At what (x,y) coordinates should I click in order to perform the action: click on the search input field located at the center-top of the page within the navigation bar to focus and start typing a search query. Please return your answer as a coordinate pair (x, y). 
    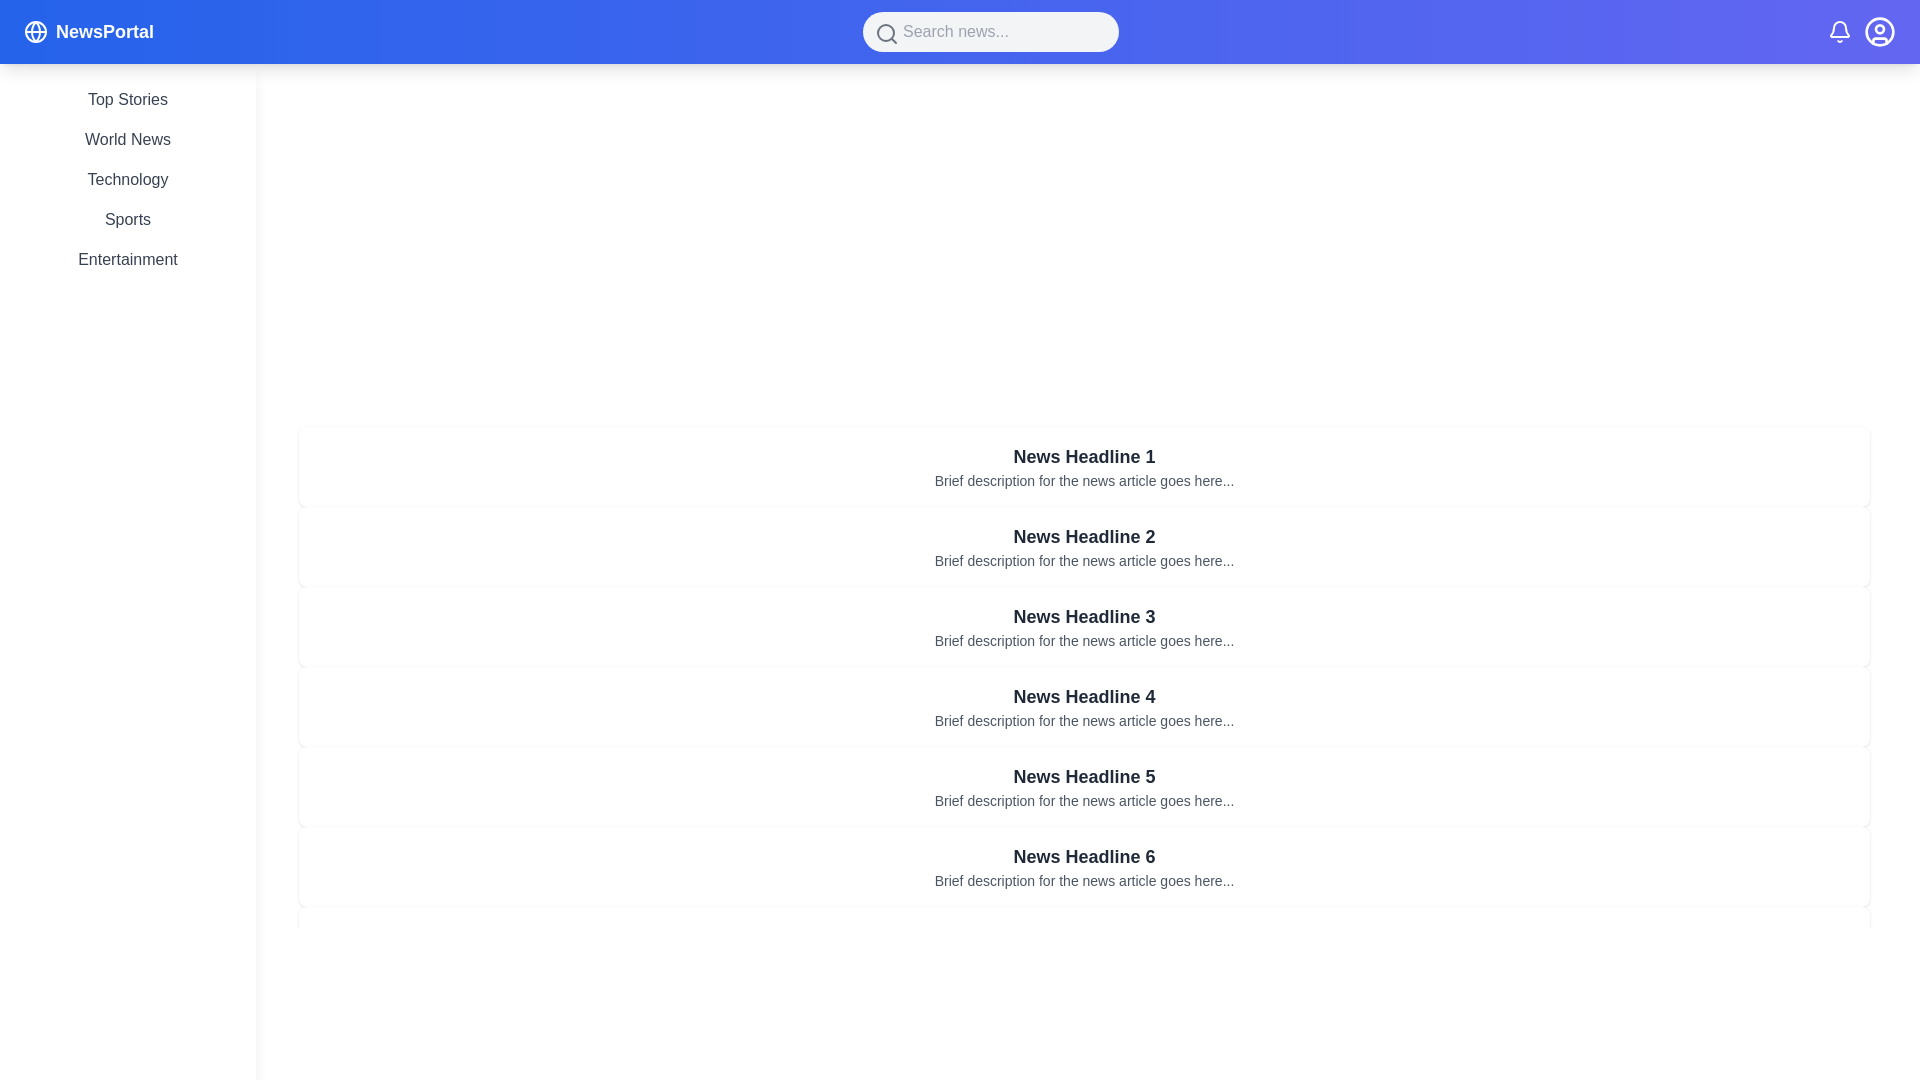
    Looking at the image, I should click on (991, 31).